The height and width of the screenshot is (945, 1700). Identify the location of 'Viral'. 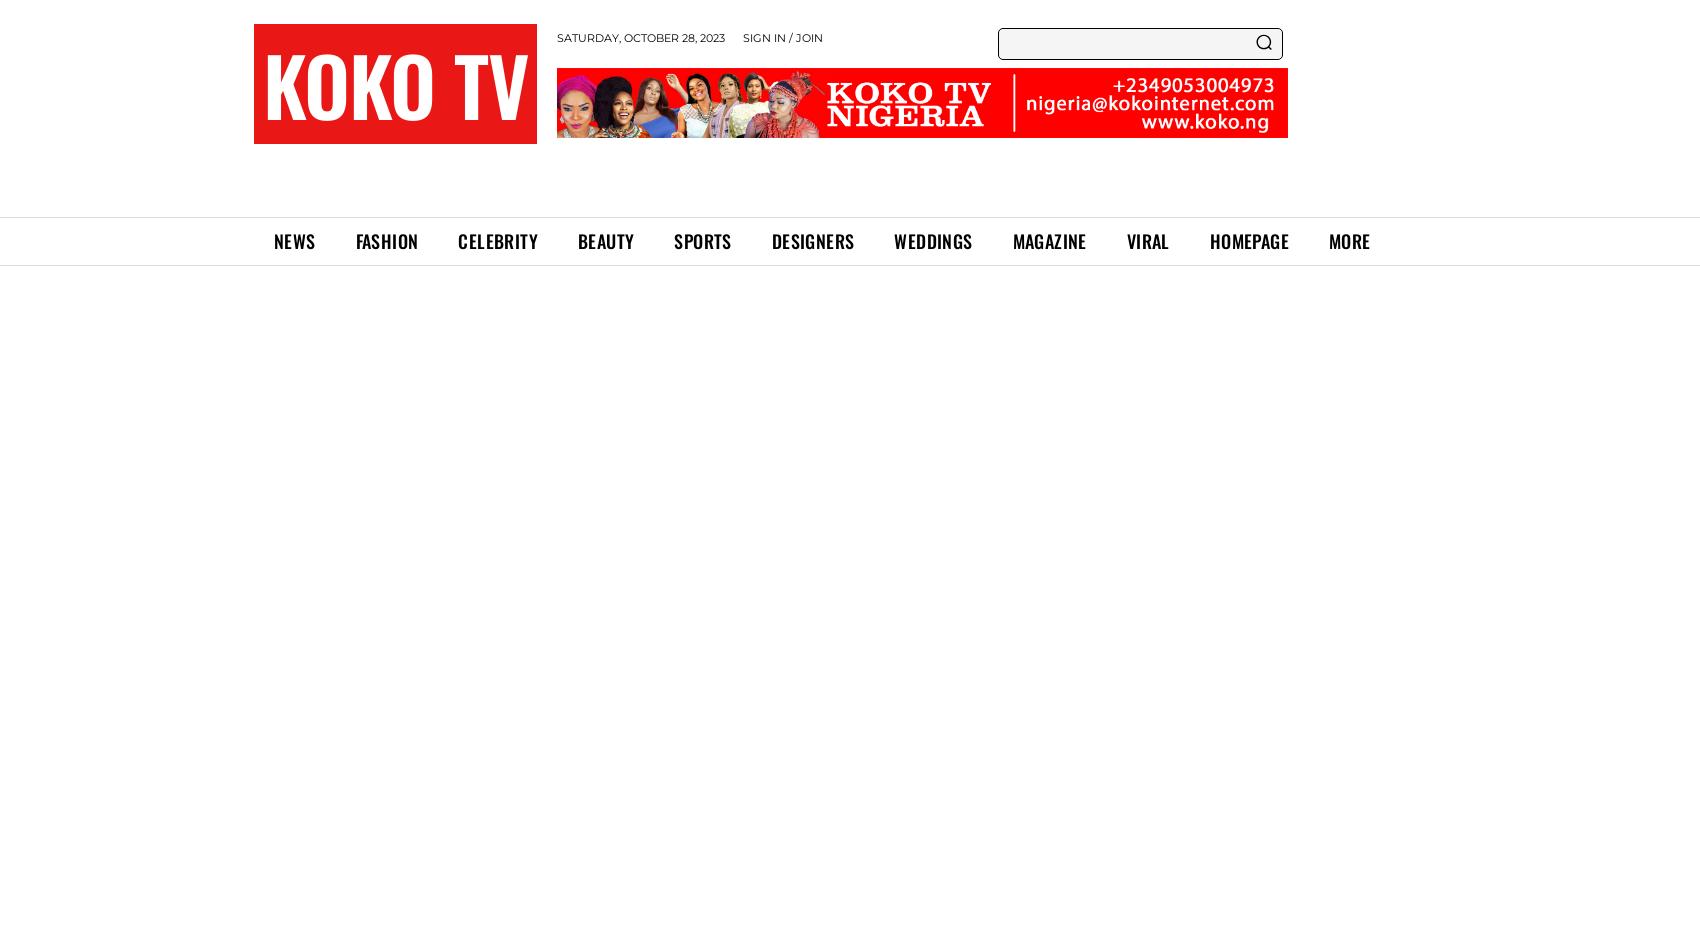
(1147, 239).